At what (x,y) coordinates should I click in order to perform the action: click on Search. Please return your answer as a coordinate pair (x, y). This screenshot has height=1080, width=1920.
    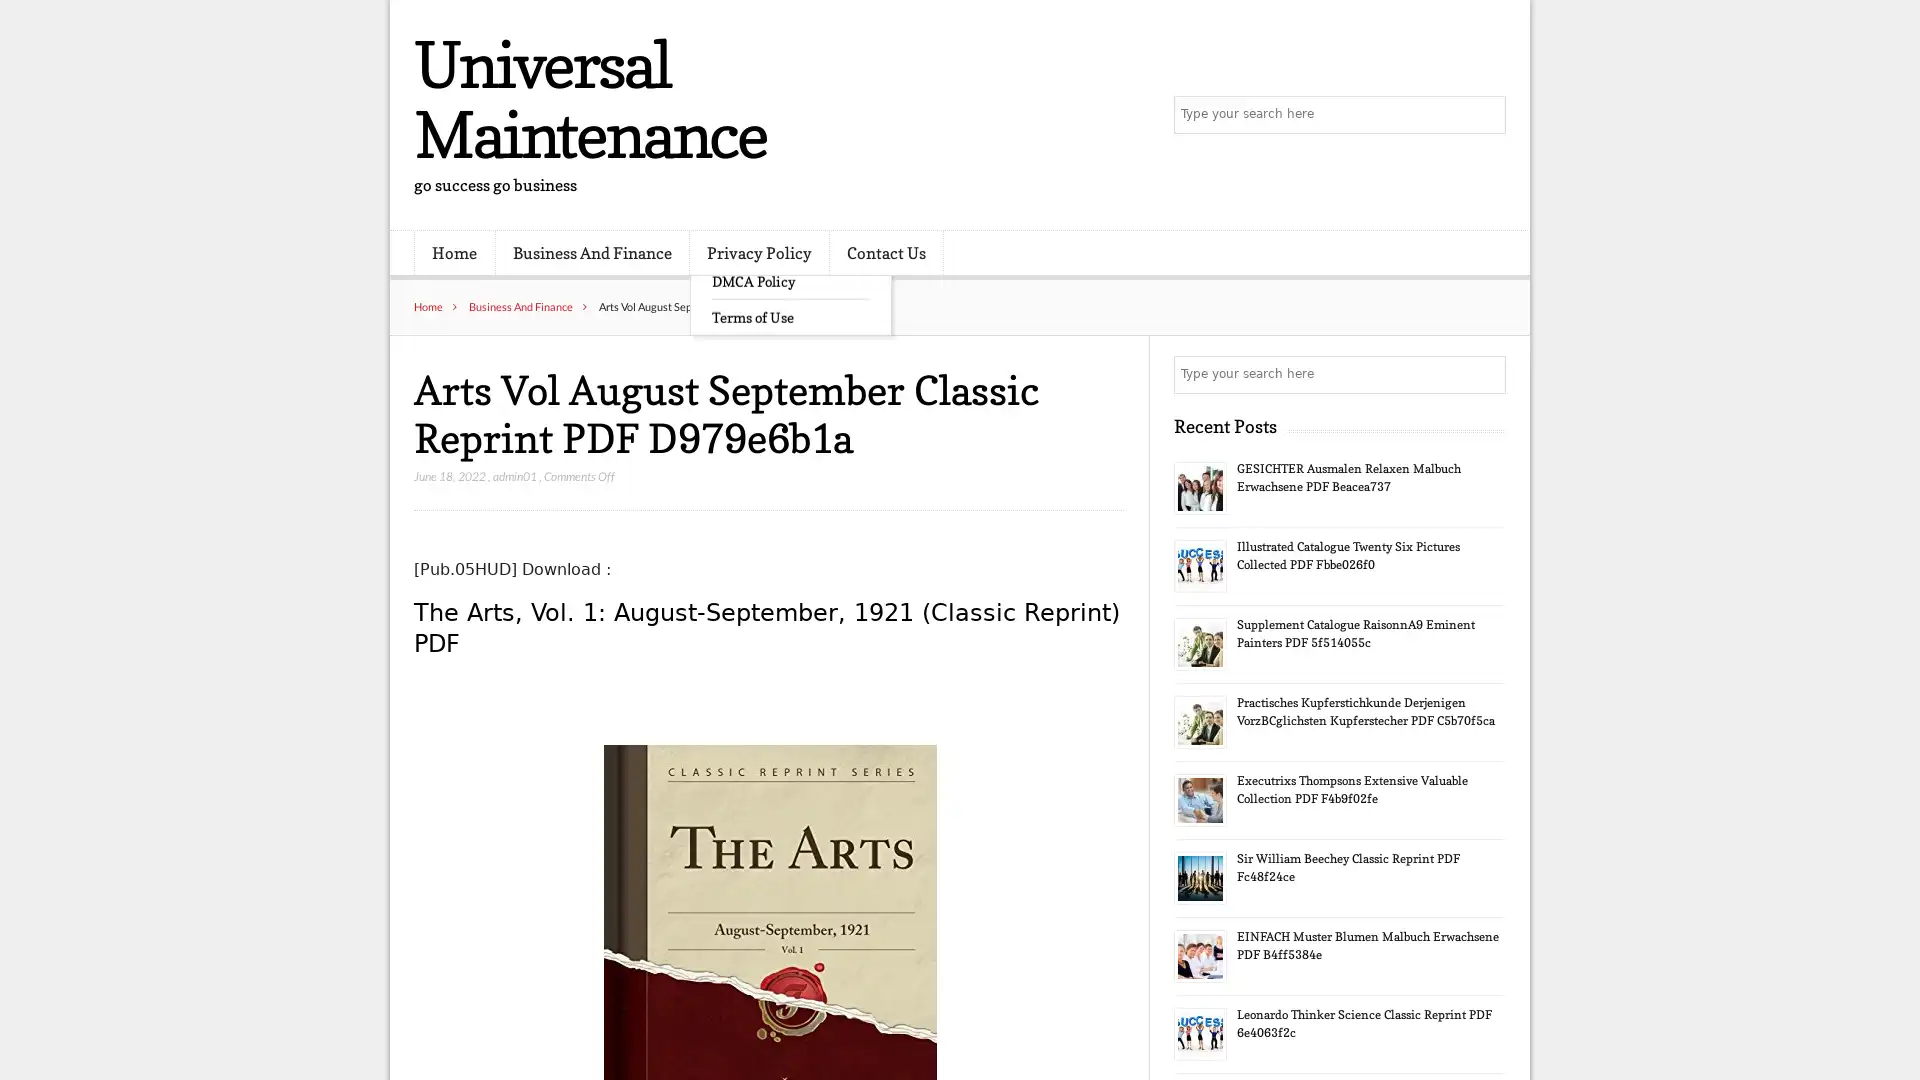
    Looking at the image, I should click on (1485, 115).